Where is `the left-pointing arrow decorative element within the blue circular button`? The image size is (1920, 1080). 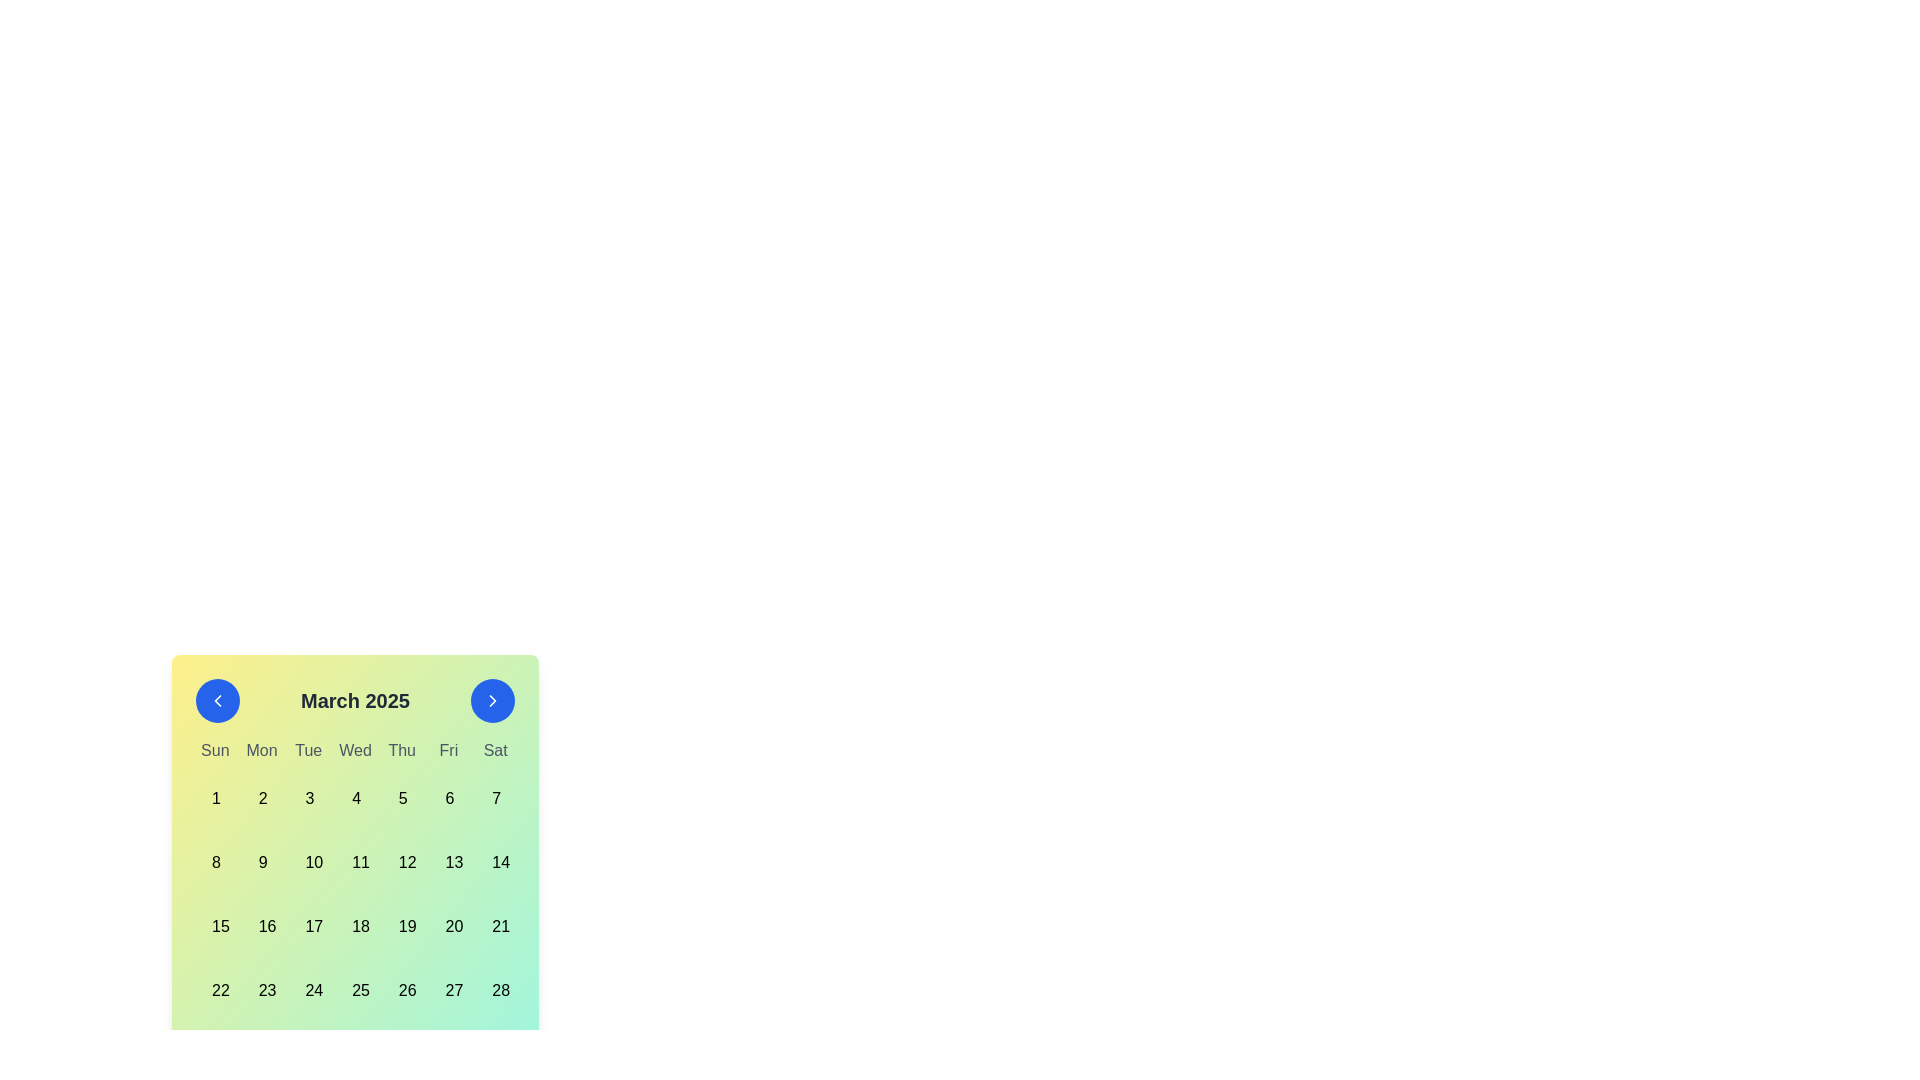
the left-pointing arrow decorative element within the blue circular button is located at coordinates (217, 700).